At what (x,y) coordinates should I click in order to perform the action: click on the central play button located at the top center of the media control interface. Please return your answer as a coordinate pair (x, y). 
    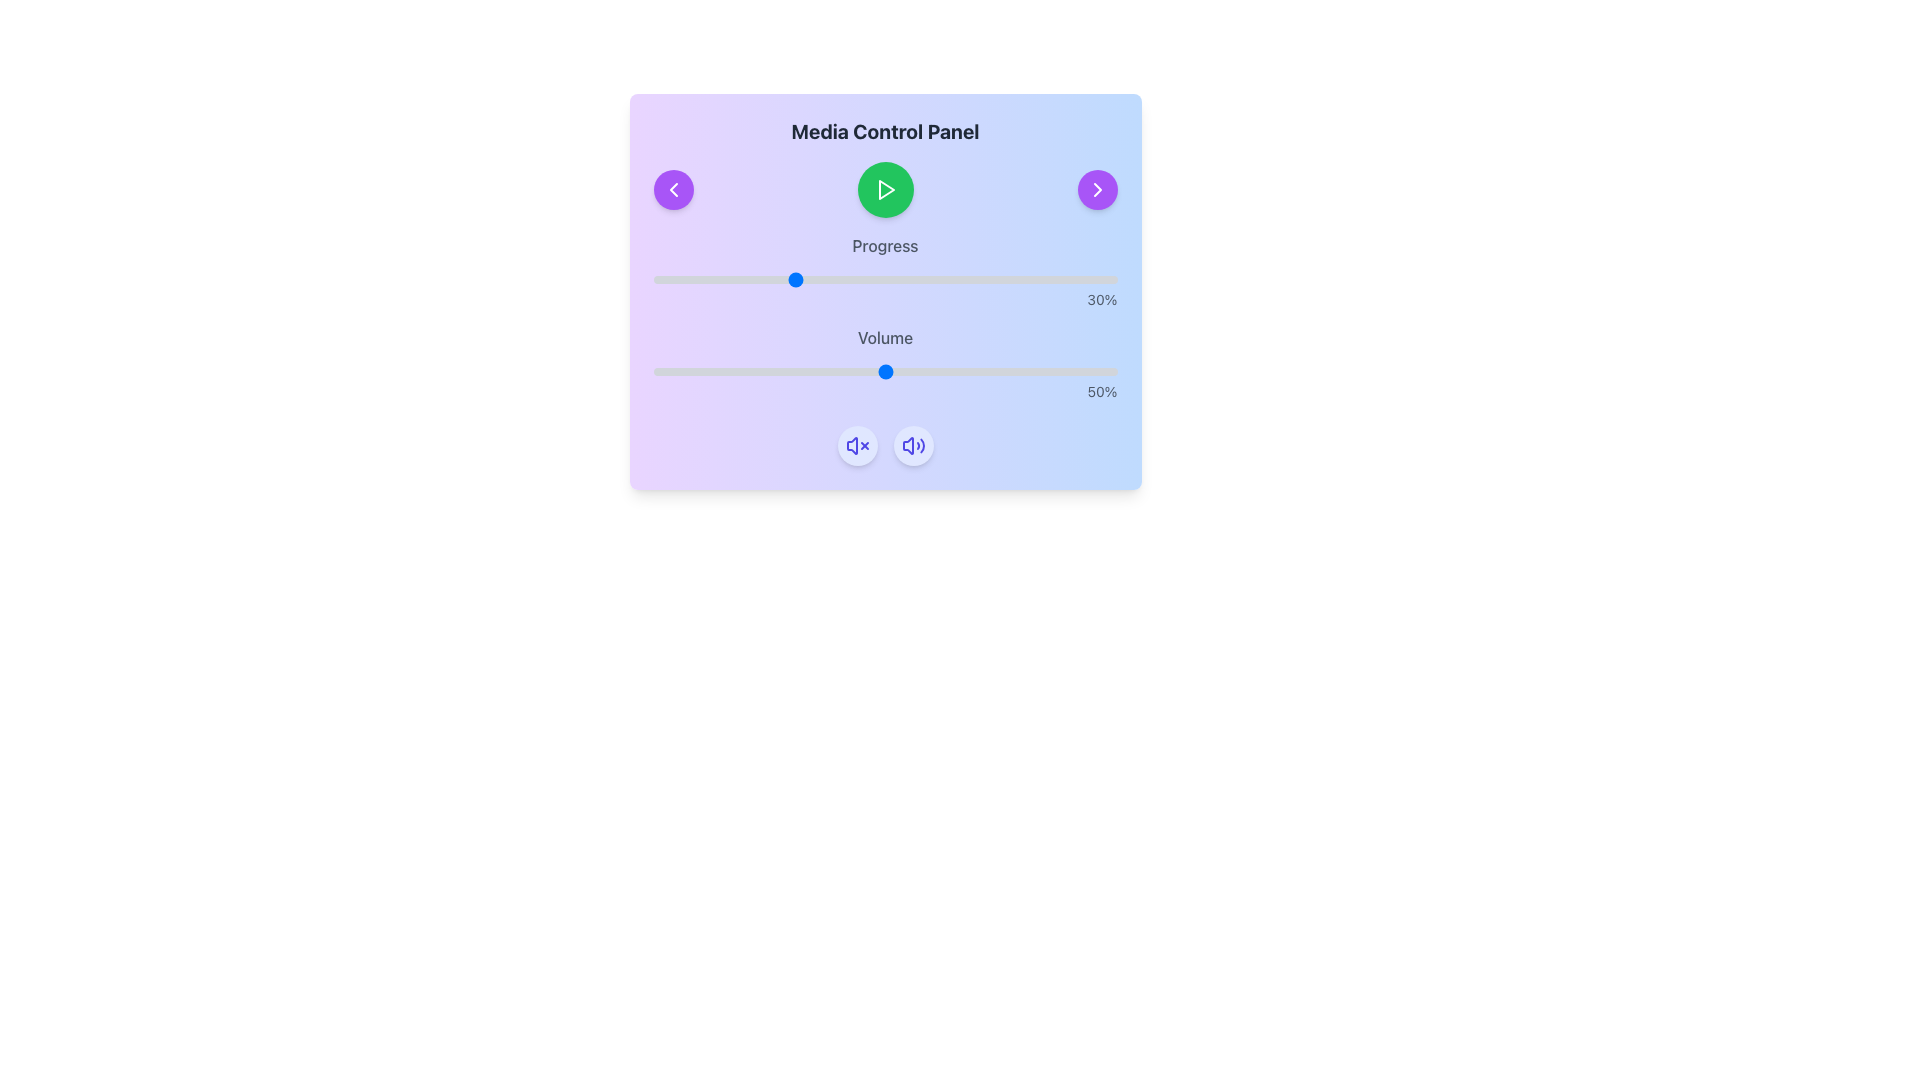
    Looking at the image, I should click on (884, 189).